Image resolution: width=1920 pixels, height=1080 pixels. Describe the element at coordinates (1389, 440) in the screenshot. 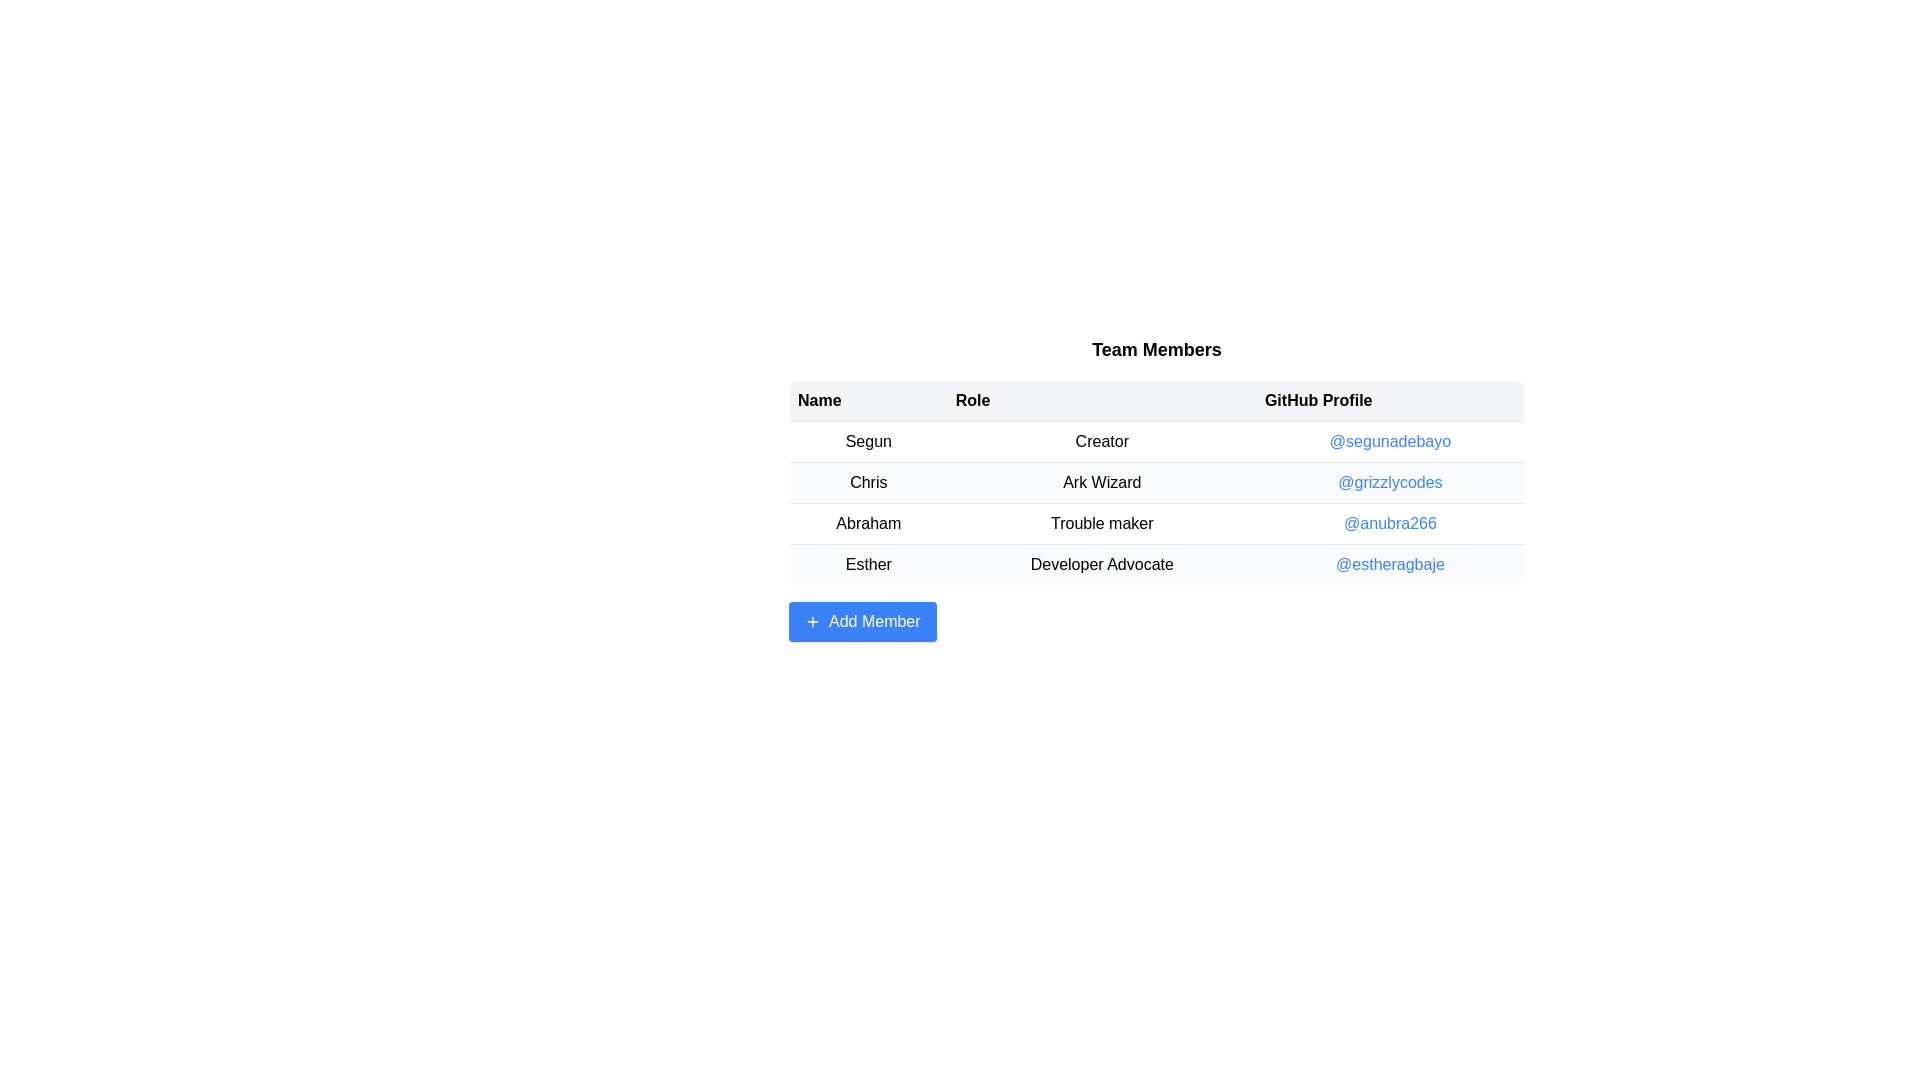

I see `the hyperlink in the 'GitHub Profile' column, first row of the 'Team Members' table` at that location.